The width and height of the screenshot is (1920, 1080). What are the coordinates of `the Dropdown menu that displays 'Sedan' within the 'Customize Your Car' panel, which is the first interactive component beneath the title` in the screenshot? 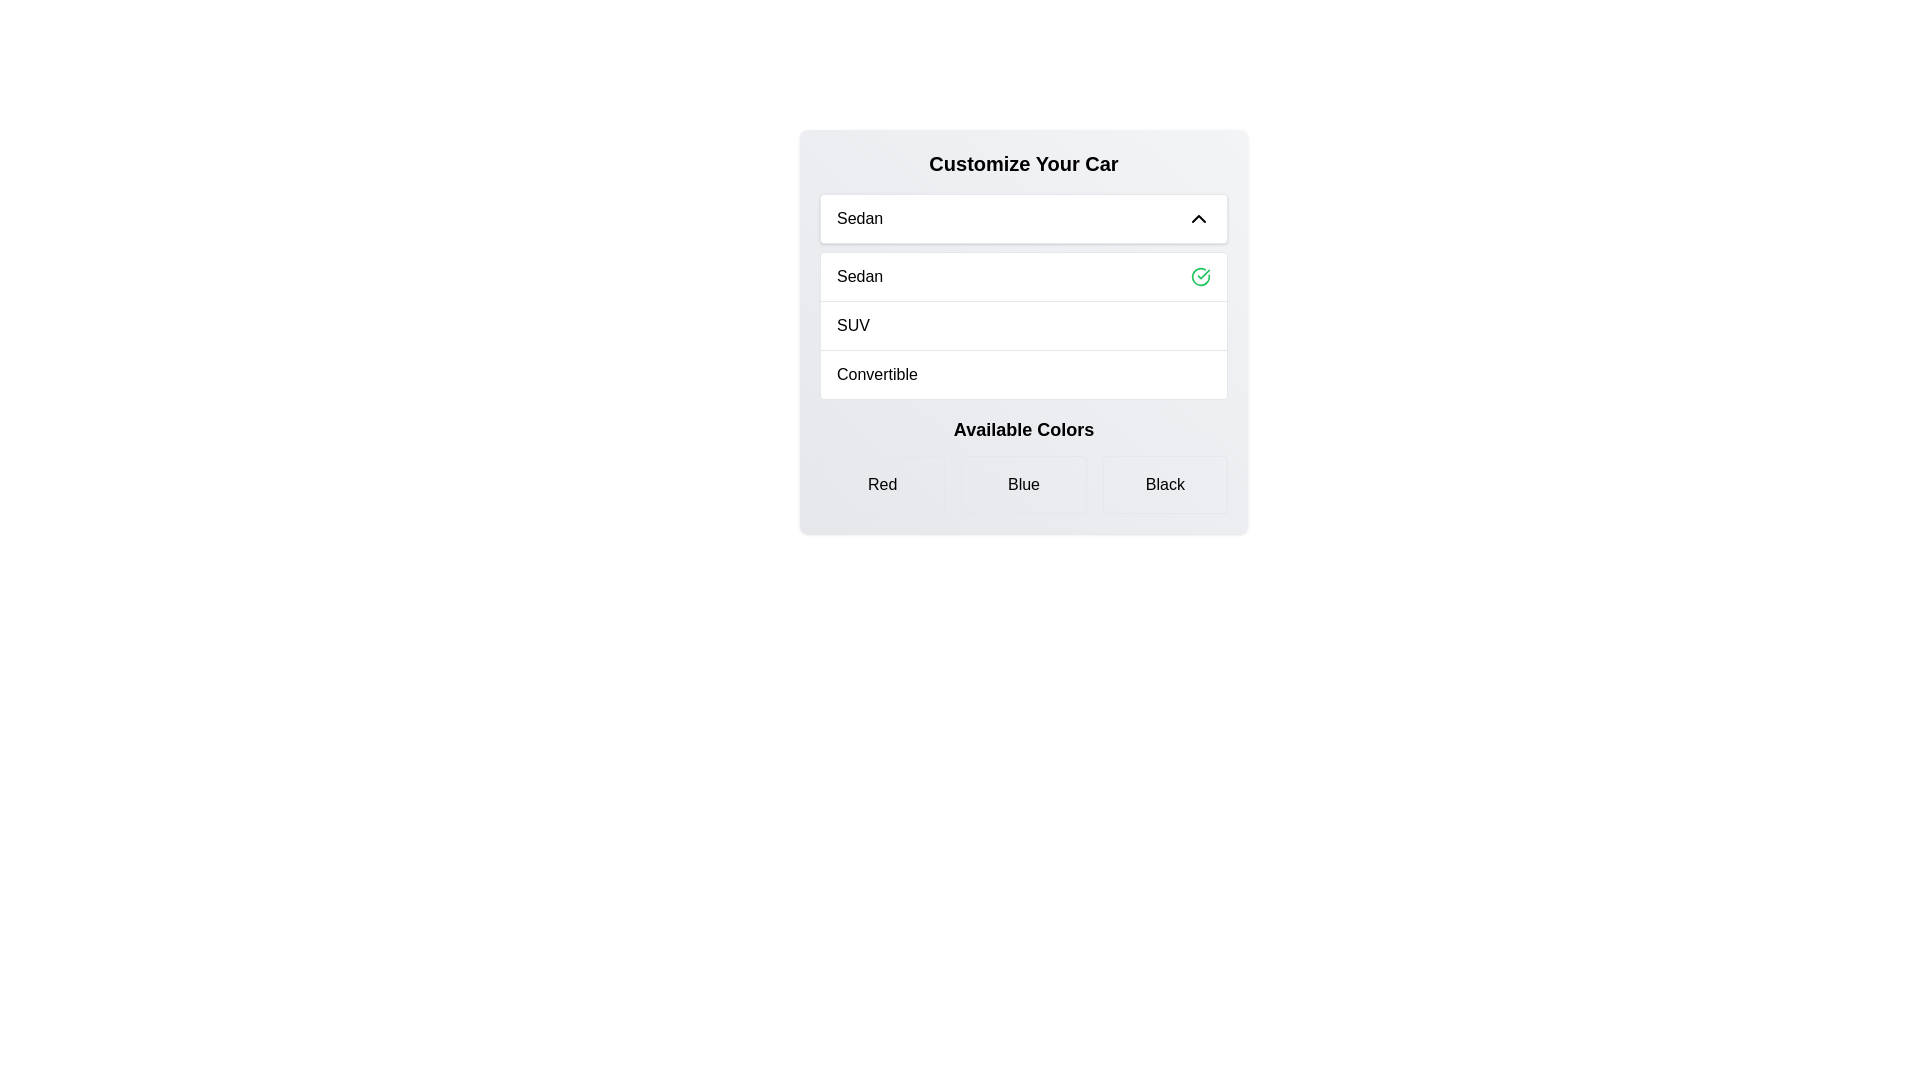 It's located at (1023, 219).